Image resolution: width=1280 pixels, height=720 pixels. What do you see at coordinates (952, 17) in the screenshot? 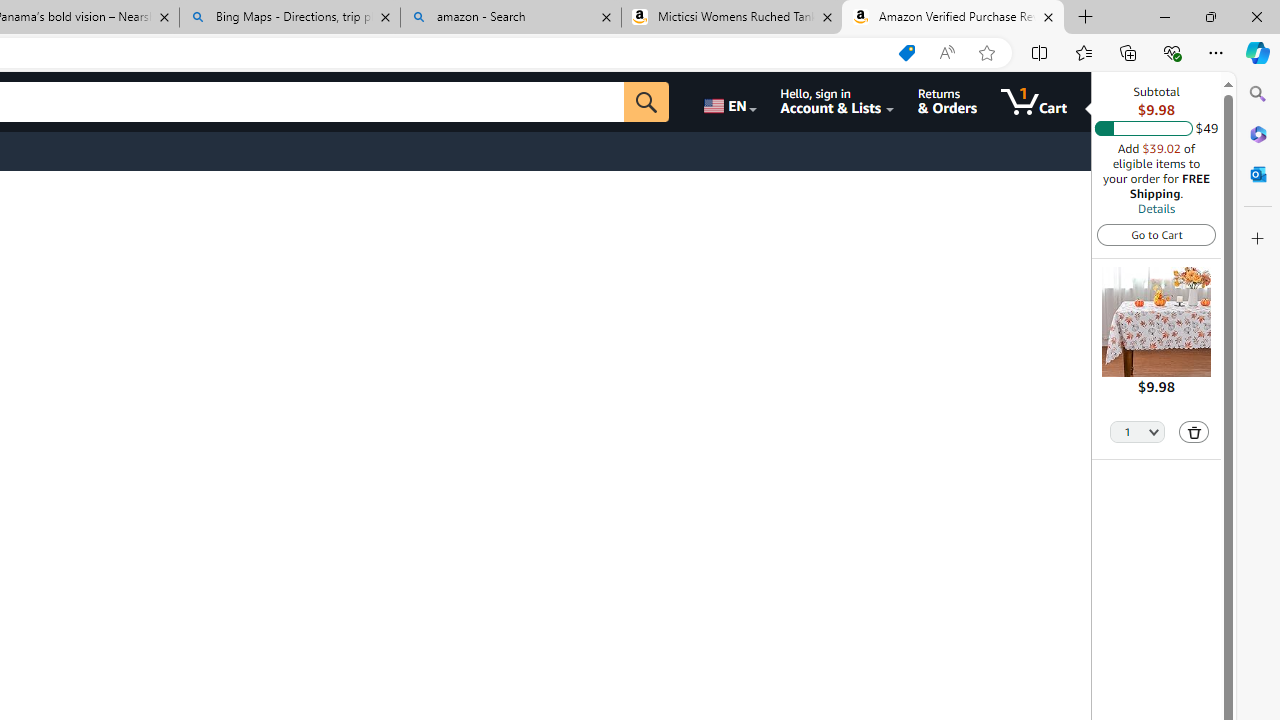
I see `'Amazon Verified Purchase Reviews - Amazon Customer Service'` at bounding box center [952, 17].